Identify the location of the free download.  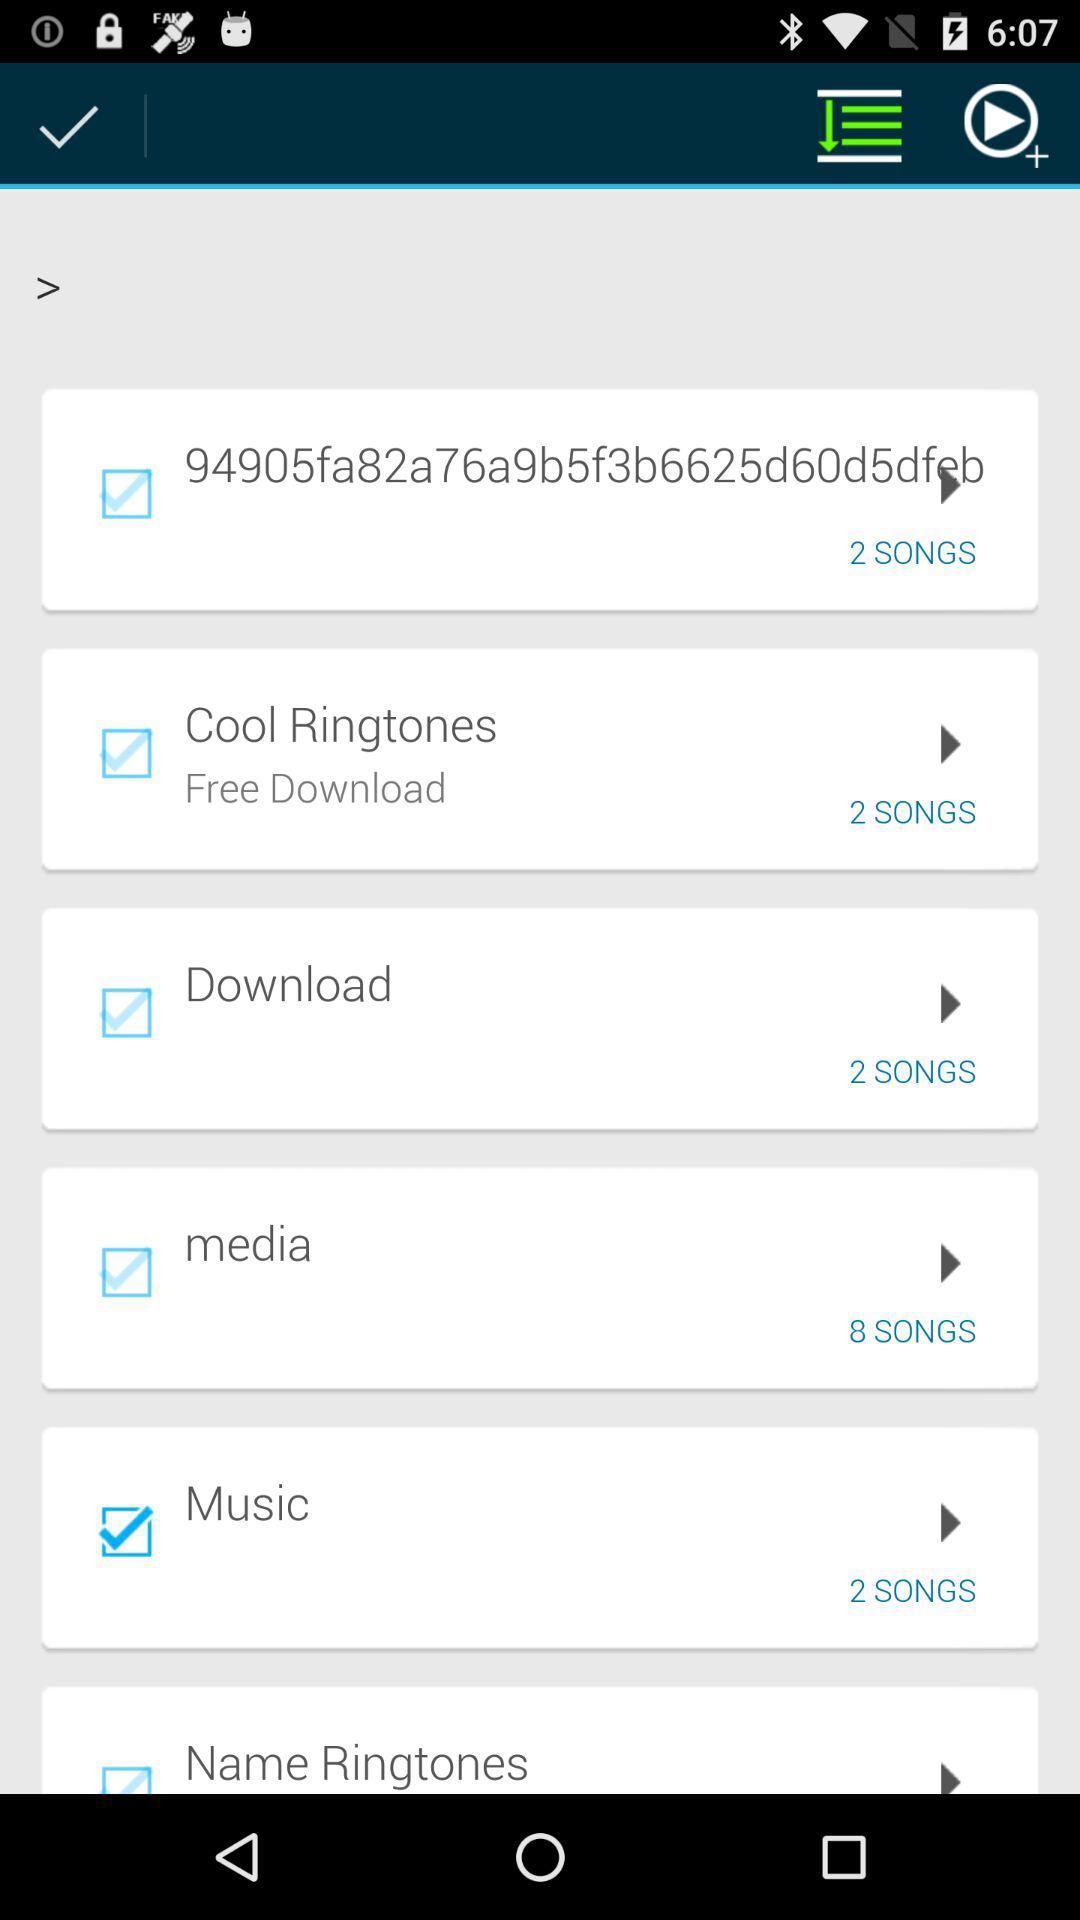
(315, 783).